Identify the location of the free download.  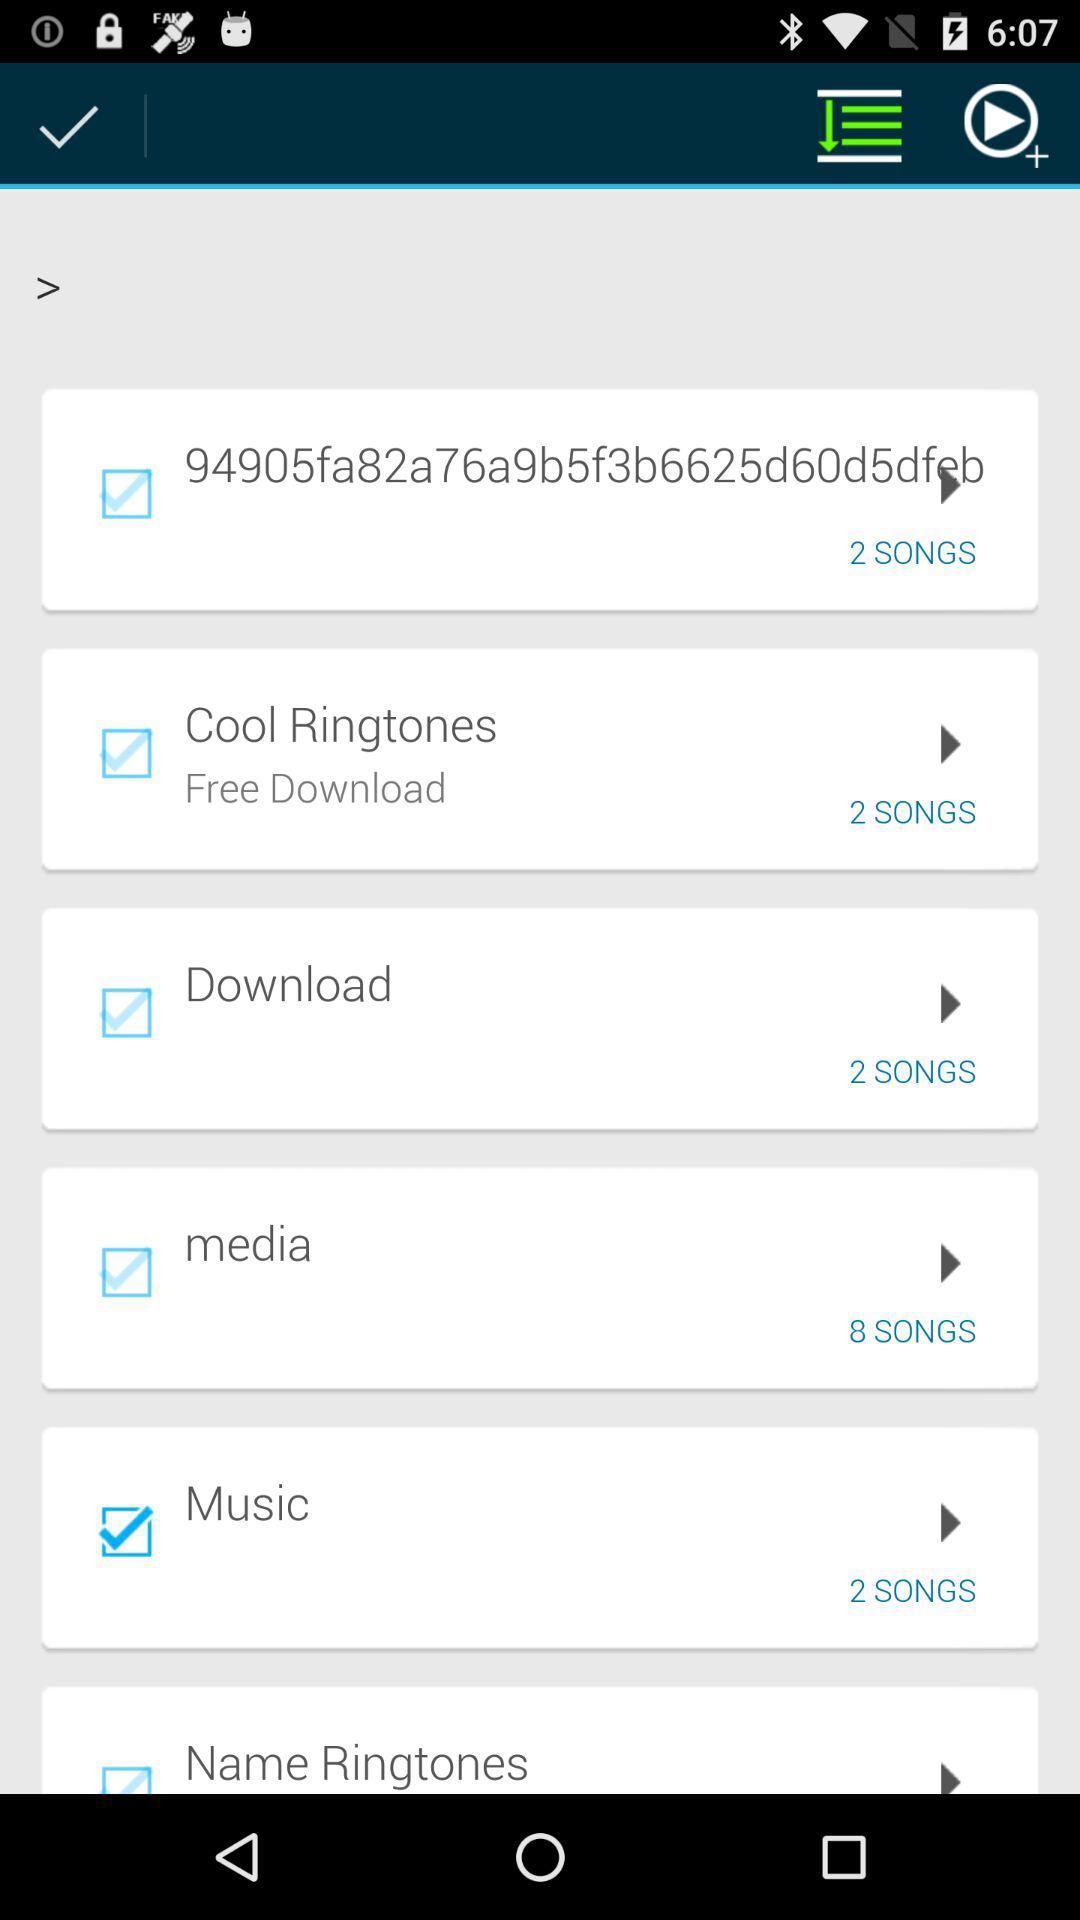
(315, 783).